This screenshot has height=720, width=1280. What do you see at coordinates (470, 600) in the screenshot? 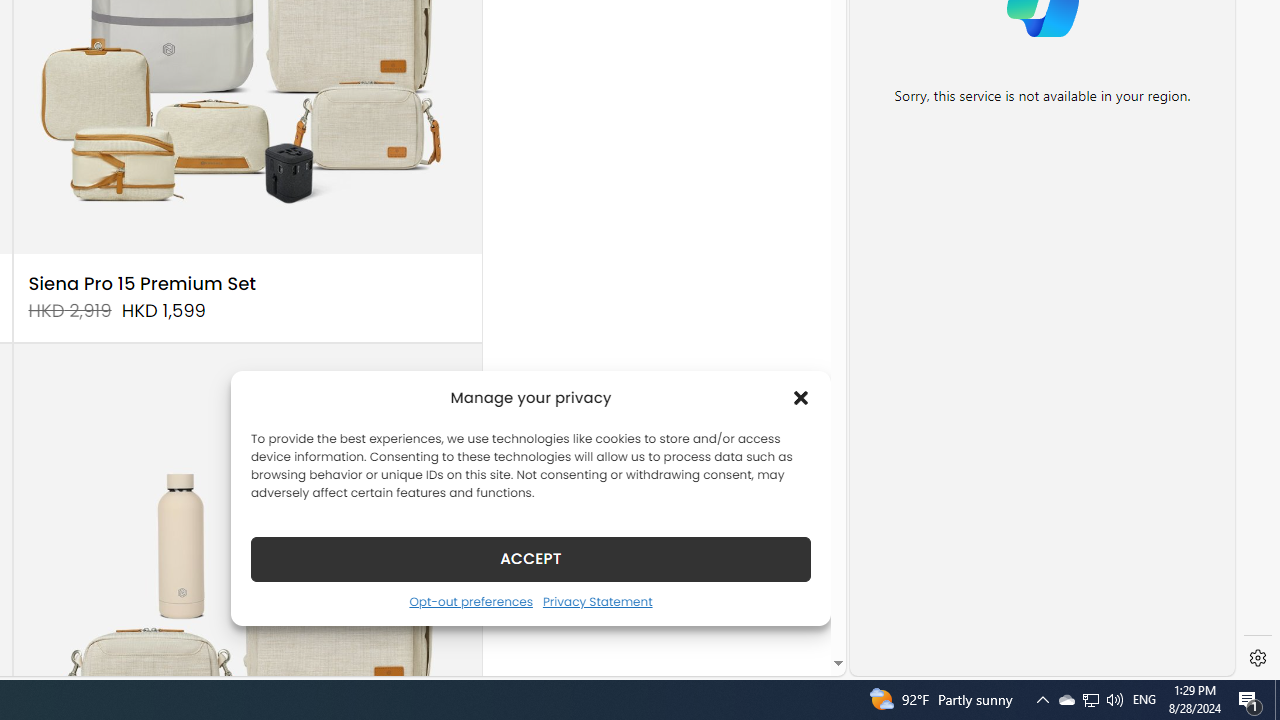
I see `'Opt-out preferences'` at bounding box center [470, 600].